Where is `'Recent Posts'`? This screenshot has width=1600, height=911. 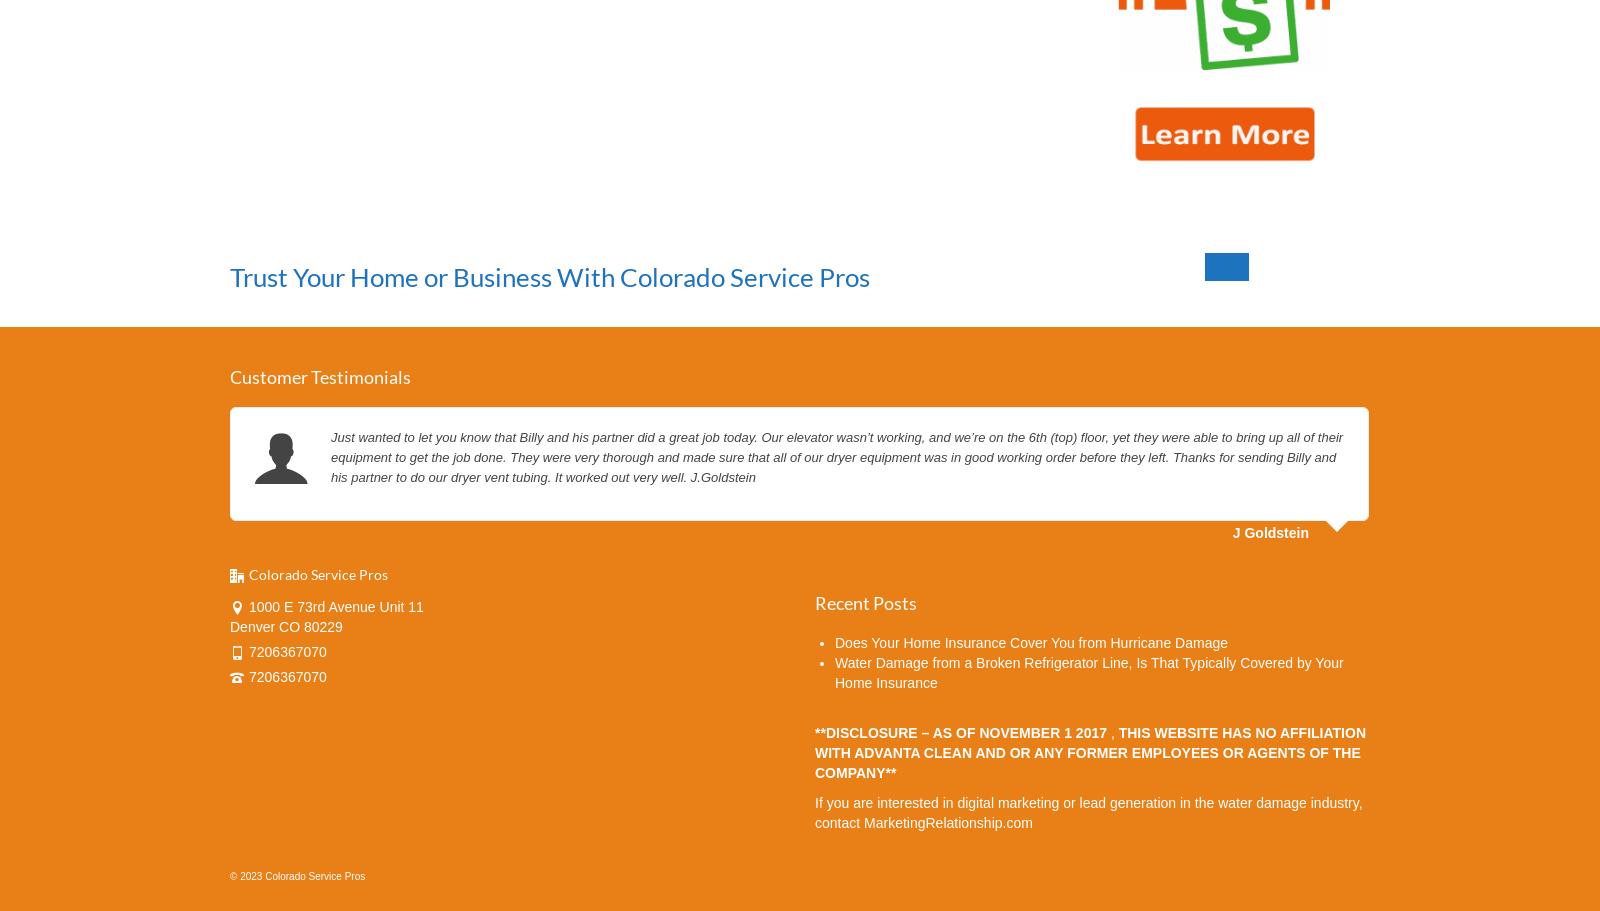 'Recent Posts' is located at coordinates (865, 600).